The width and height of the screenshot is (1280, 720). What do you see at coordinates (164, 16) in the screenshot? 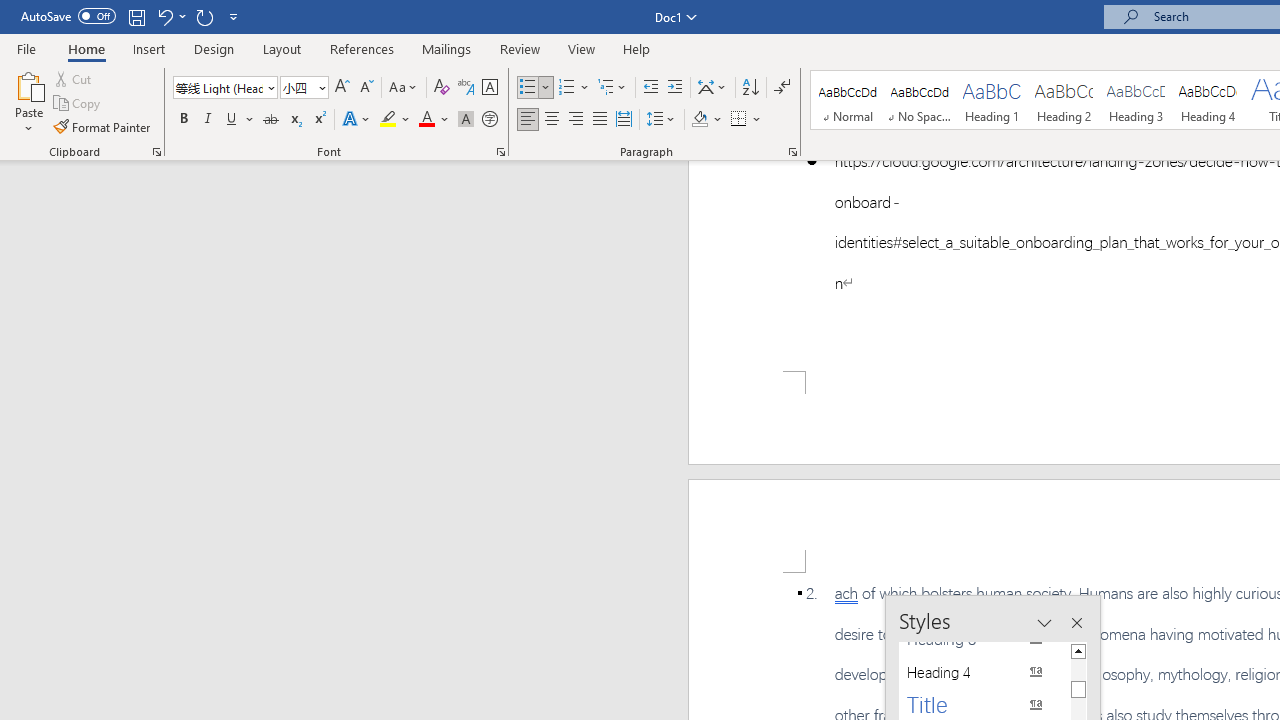
I see `'Undo Bullet Default'` at bounding box center [164, 16].